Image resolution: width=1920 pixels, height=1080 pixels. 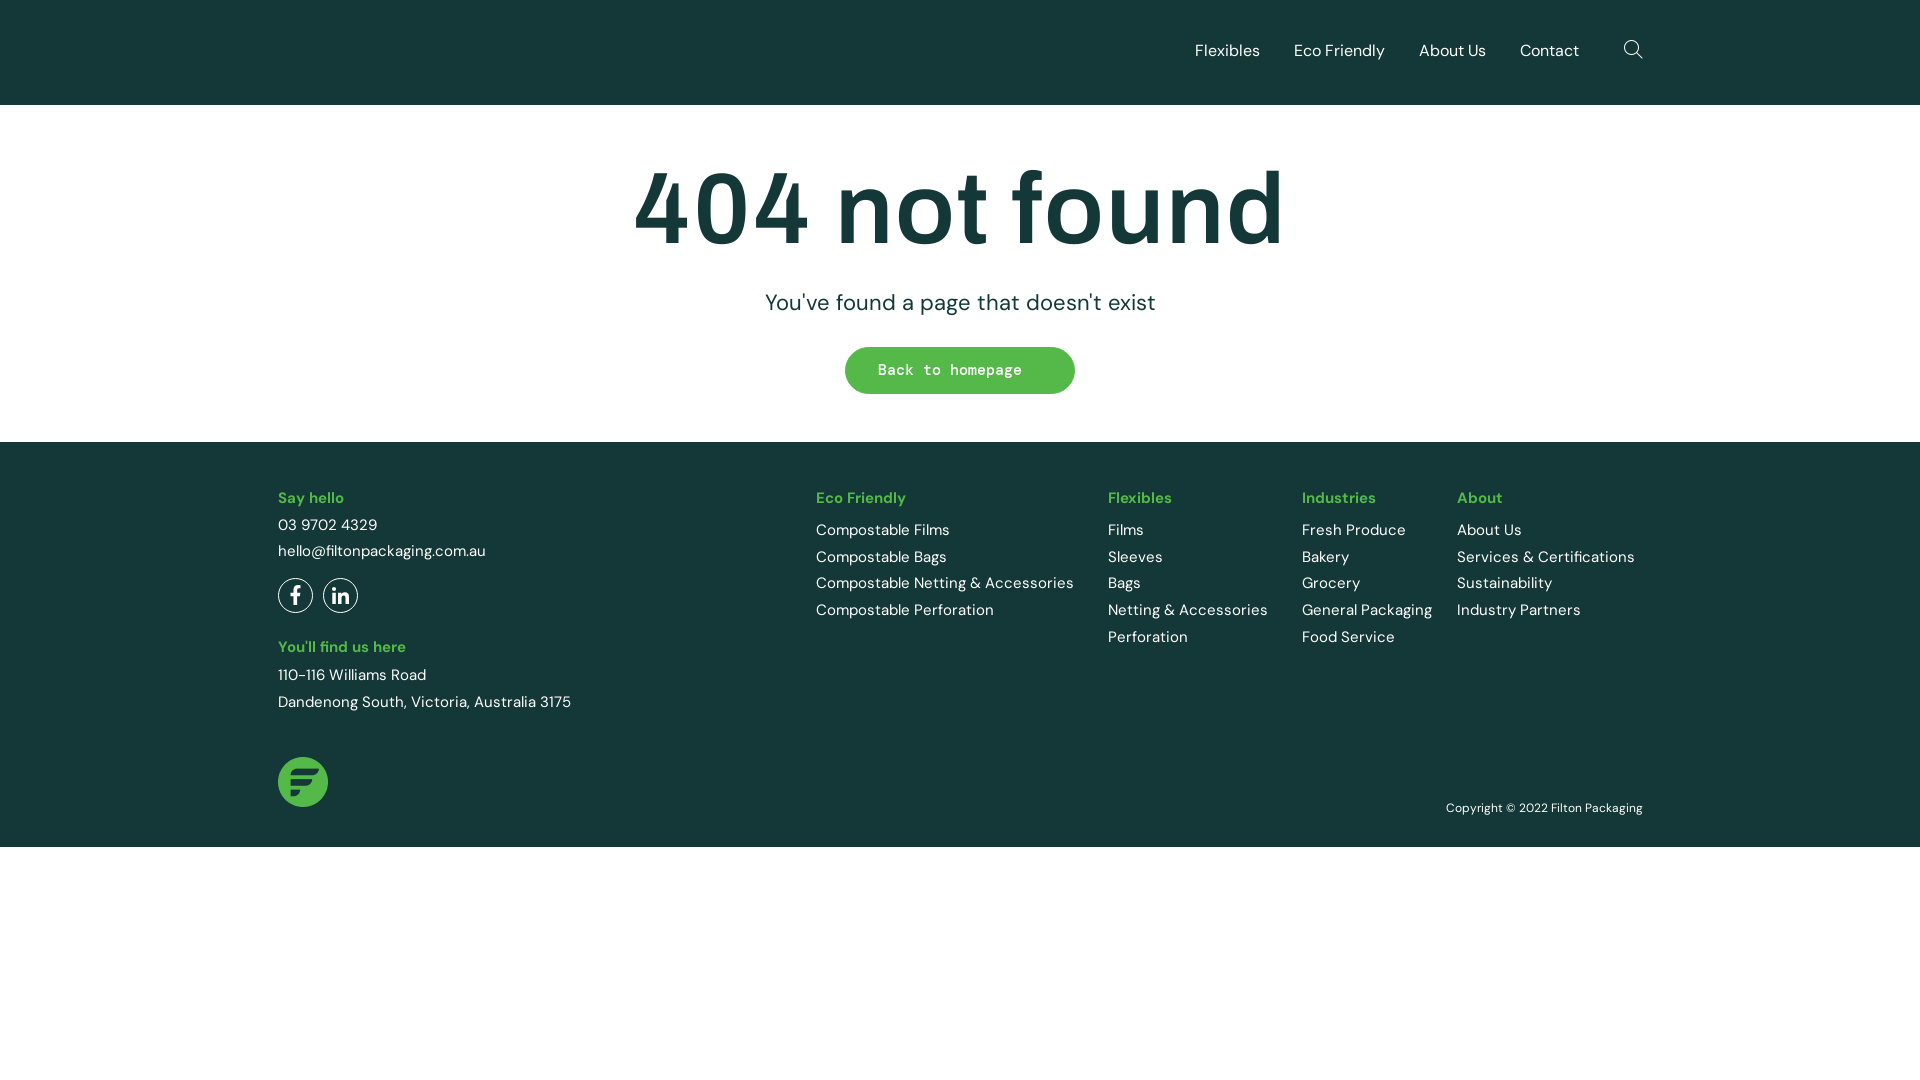 I want to click on '03 9702 4329', so click(x=327, y=523).